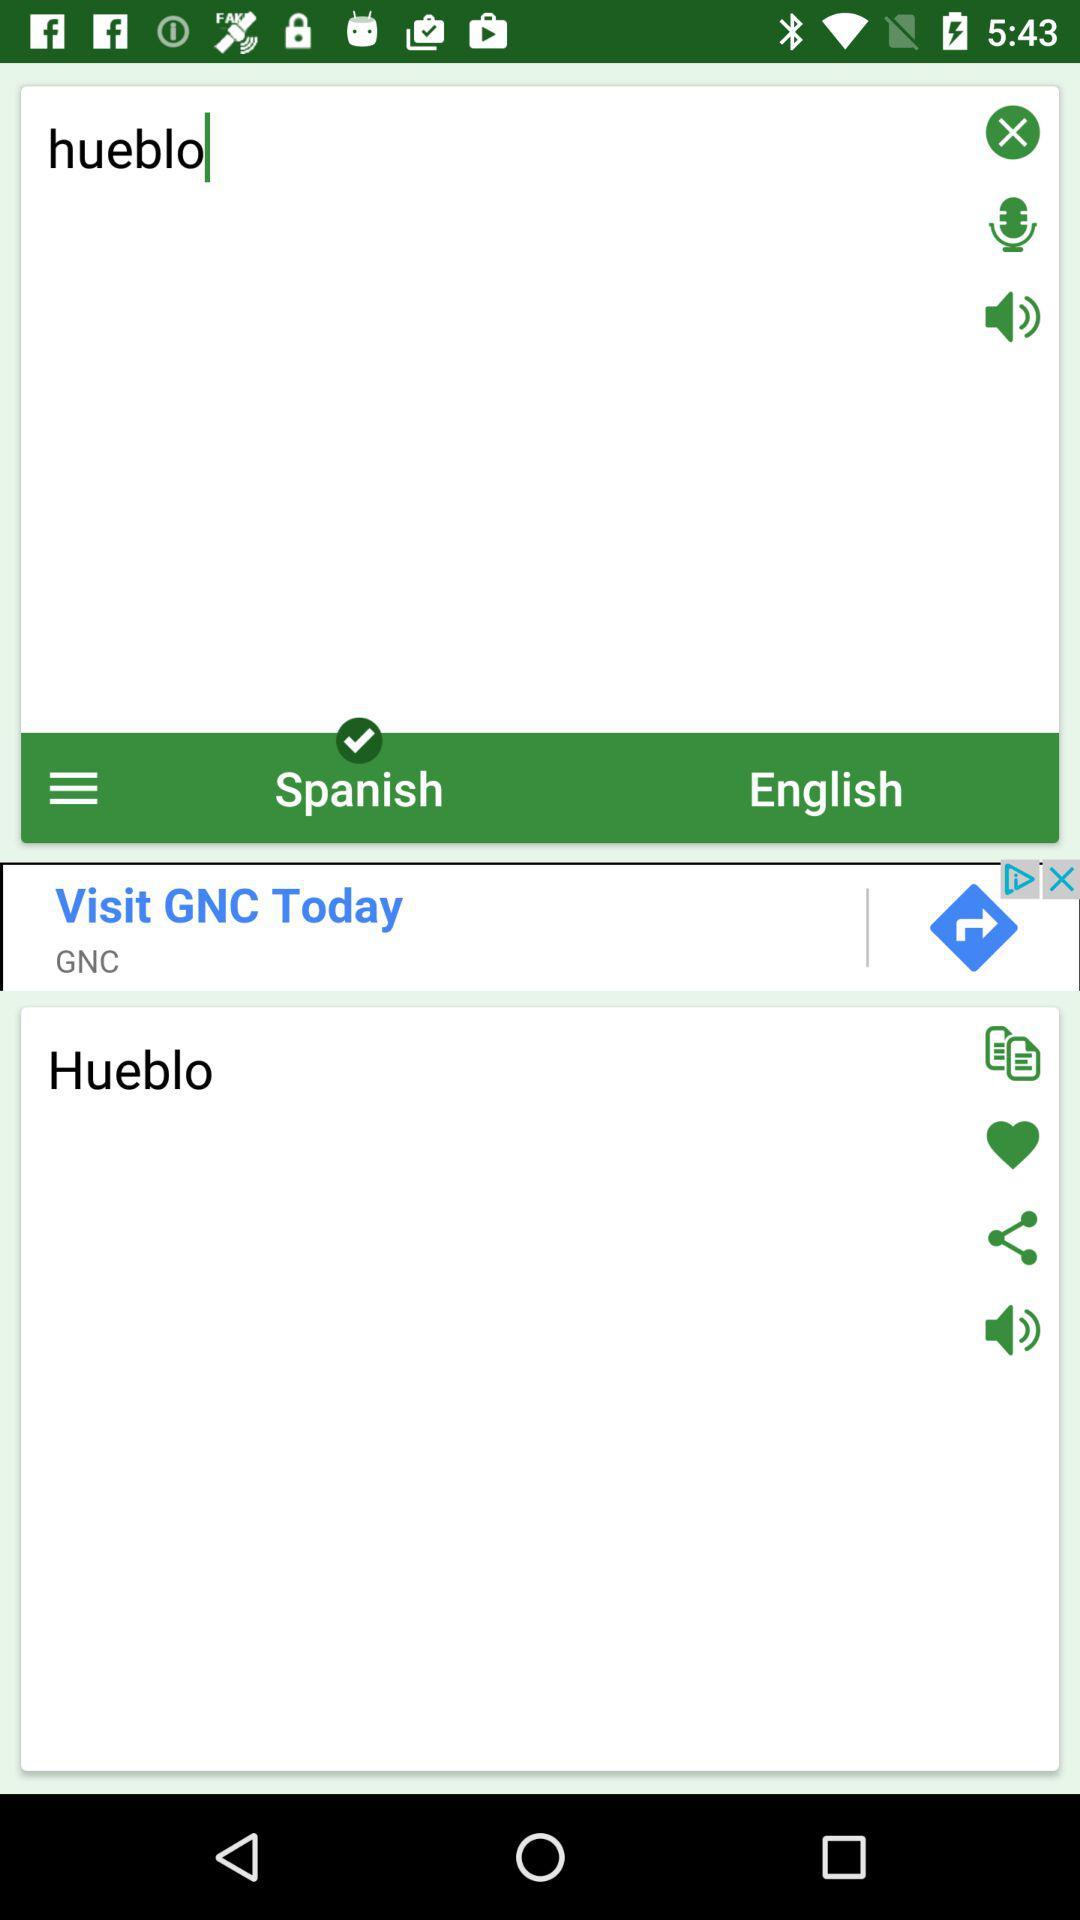  I want to click on press record, so click(1012, 224).